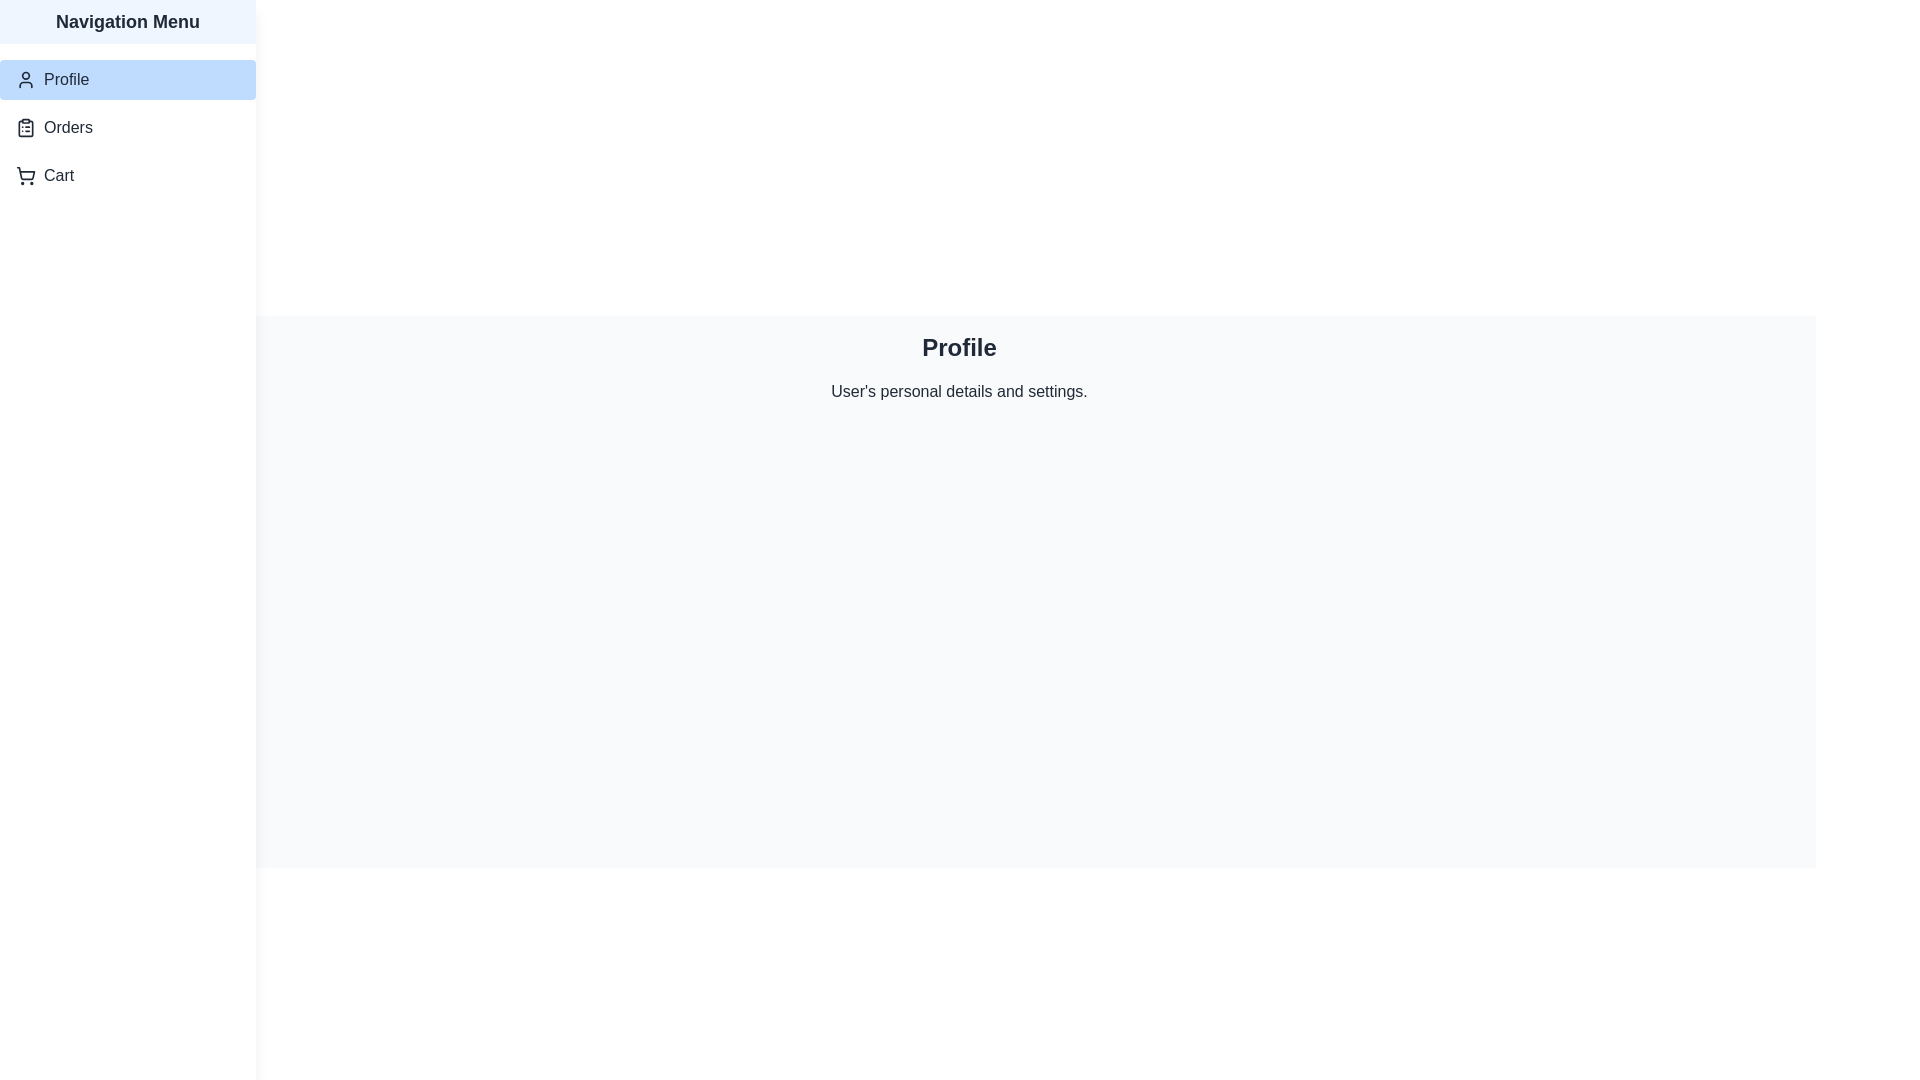 The width and height of the screenshot is (1920, 1080). I want to click on the 'Orders' navigation item, which is the second item in the vertical navigation menu on the left, below 'Profile' and above 'Cart', so click(127, 127).